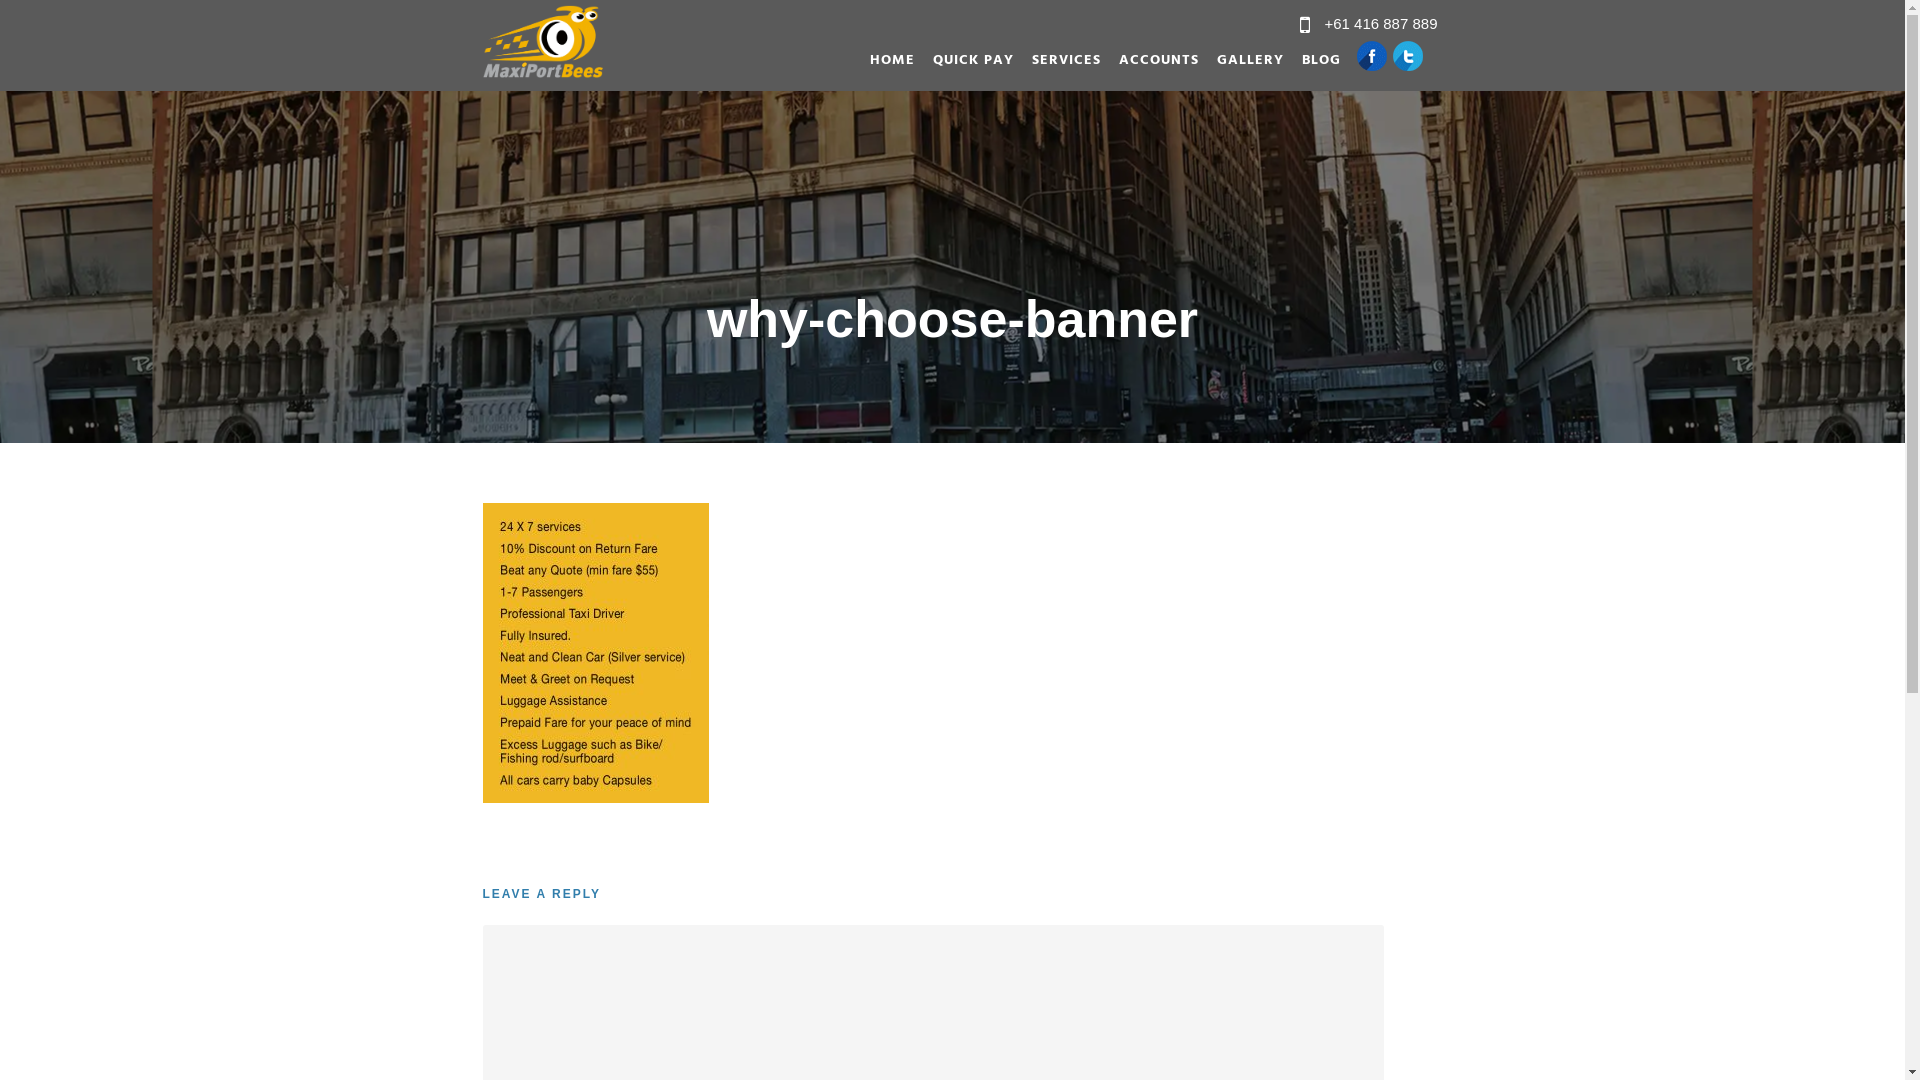 The height and width of the screenshot is (1080, 1920). I want to click on 'ACCOUNTS', so click(1148, 64).